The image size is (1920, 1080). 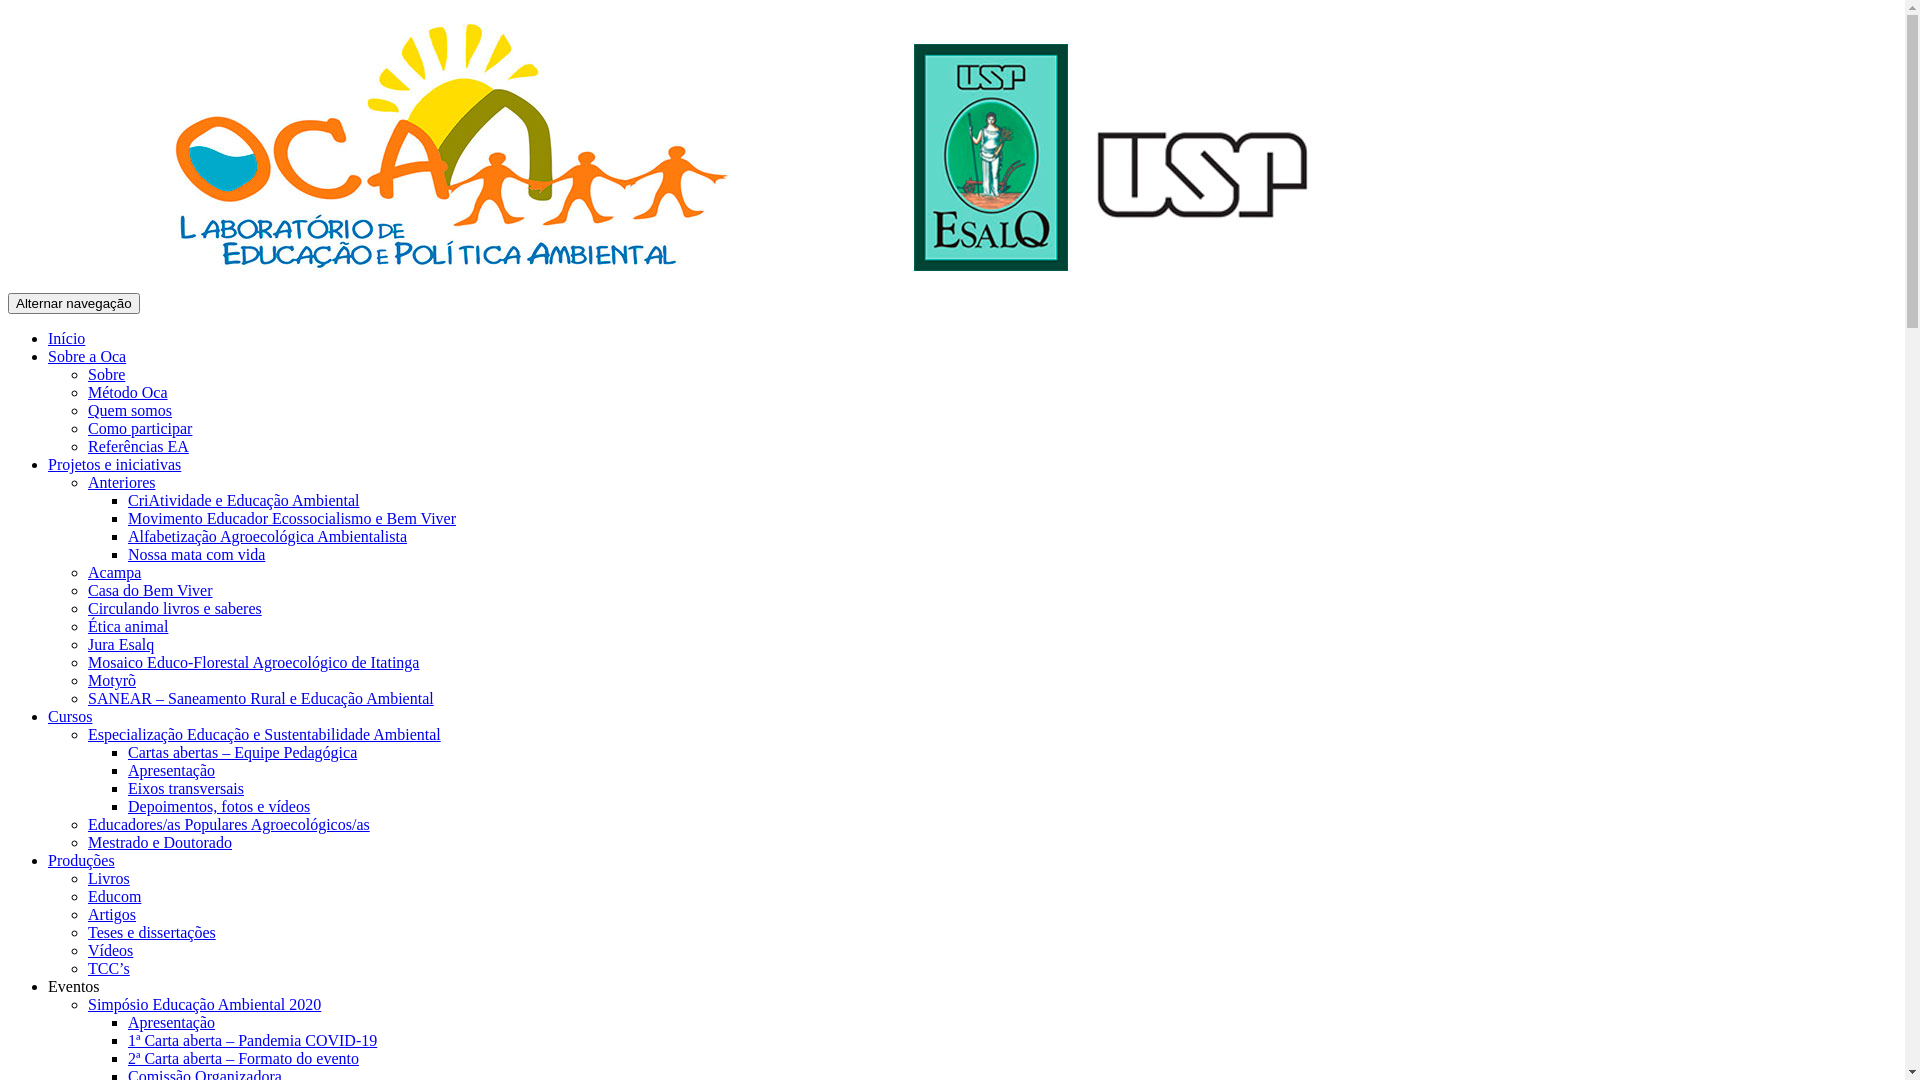 What do you see at coordinates (105, 374) in the screenshot?
I see `'Sobre'` at bounding box center [105, 374].